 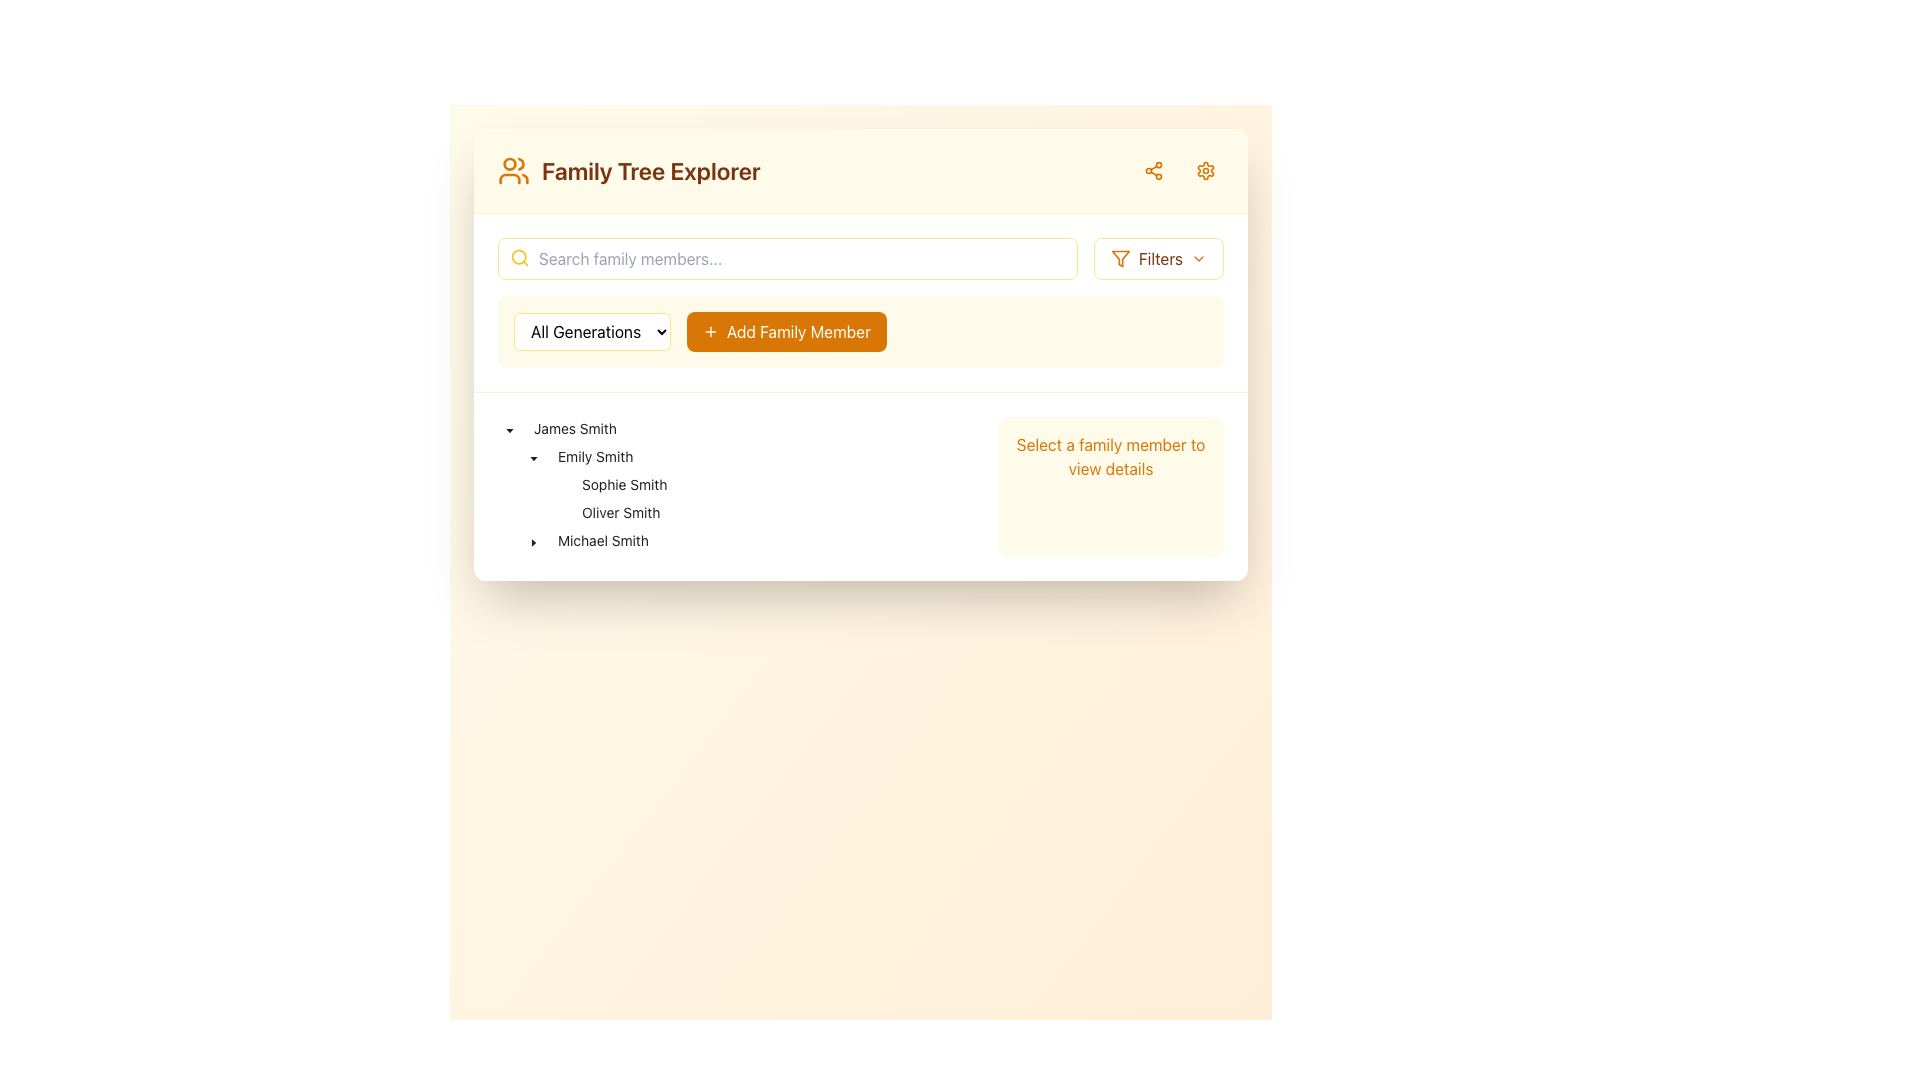 What do you see at coordinates (568, 456) in the screenshot?
I see `the caret of the tree item labeled 'Emily Smith'` at bounding box center [568, 456].